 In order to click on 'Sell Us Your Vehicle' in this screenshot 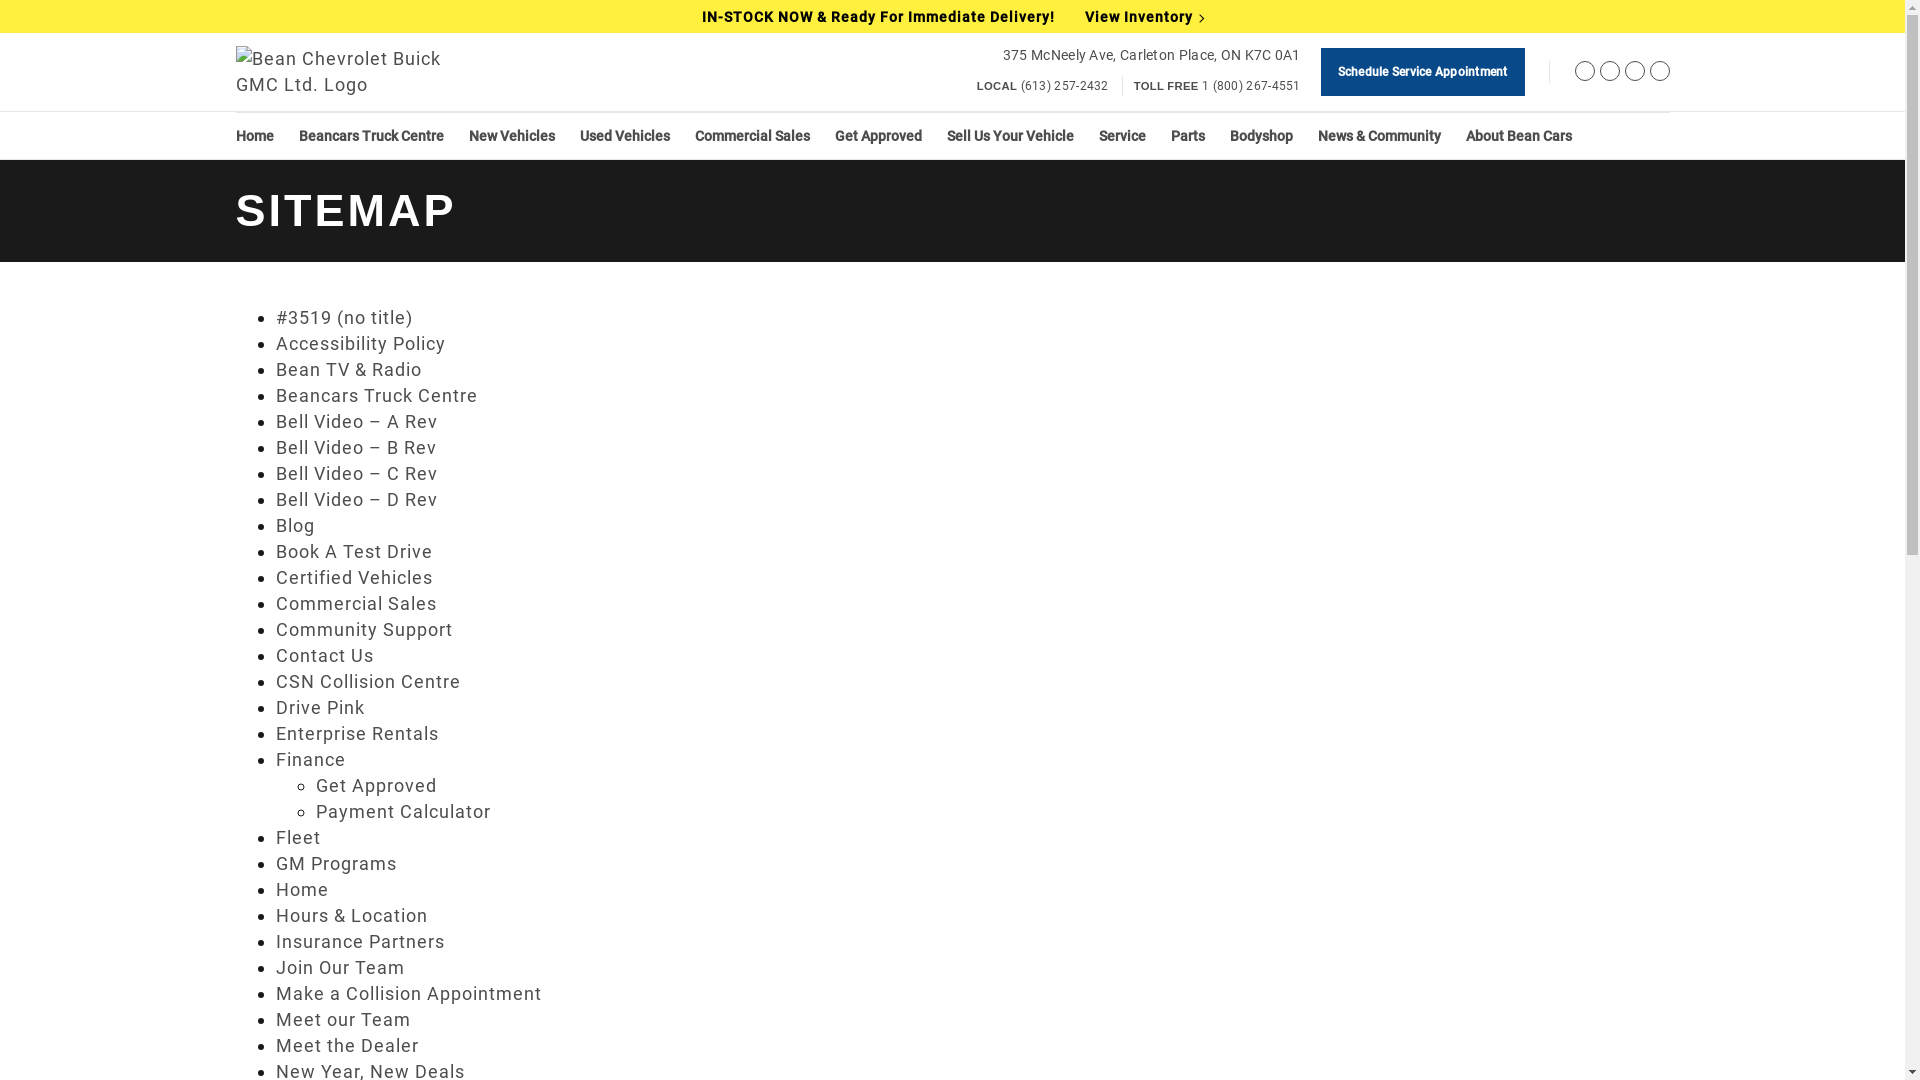, I will do `click(1009, 135)`.